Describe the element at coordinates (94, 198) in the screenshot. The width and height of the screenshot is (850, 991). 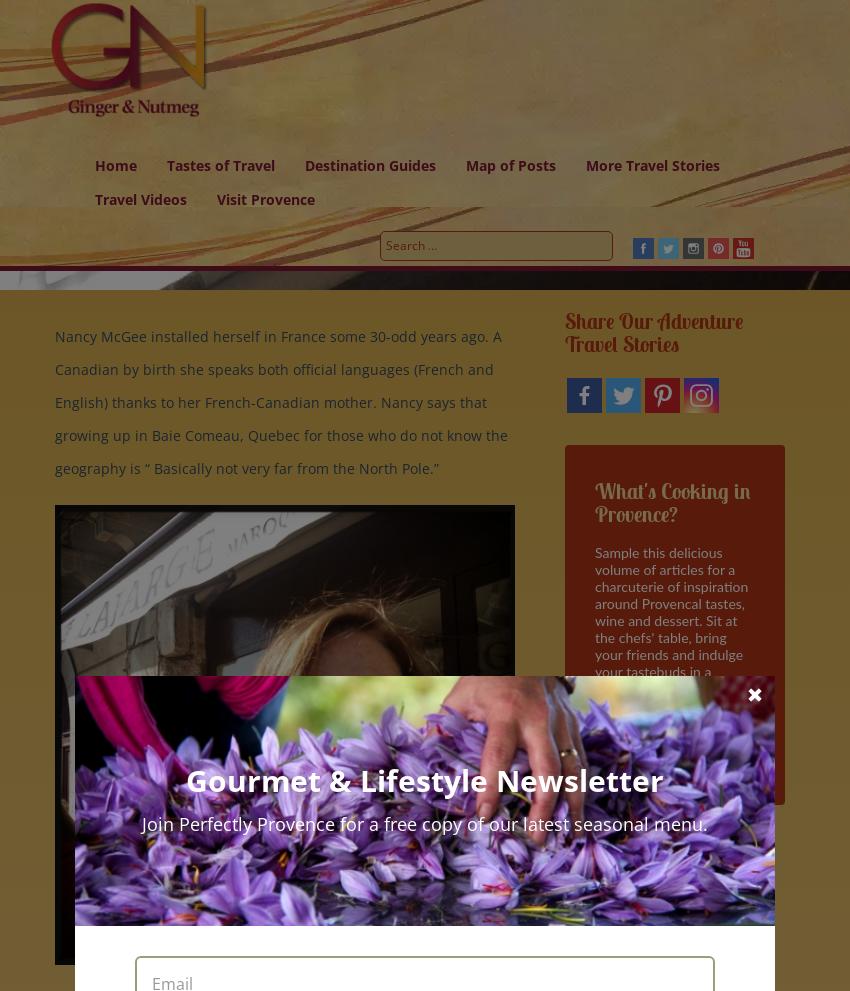
I see `'Travel Videos'` at that location.